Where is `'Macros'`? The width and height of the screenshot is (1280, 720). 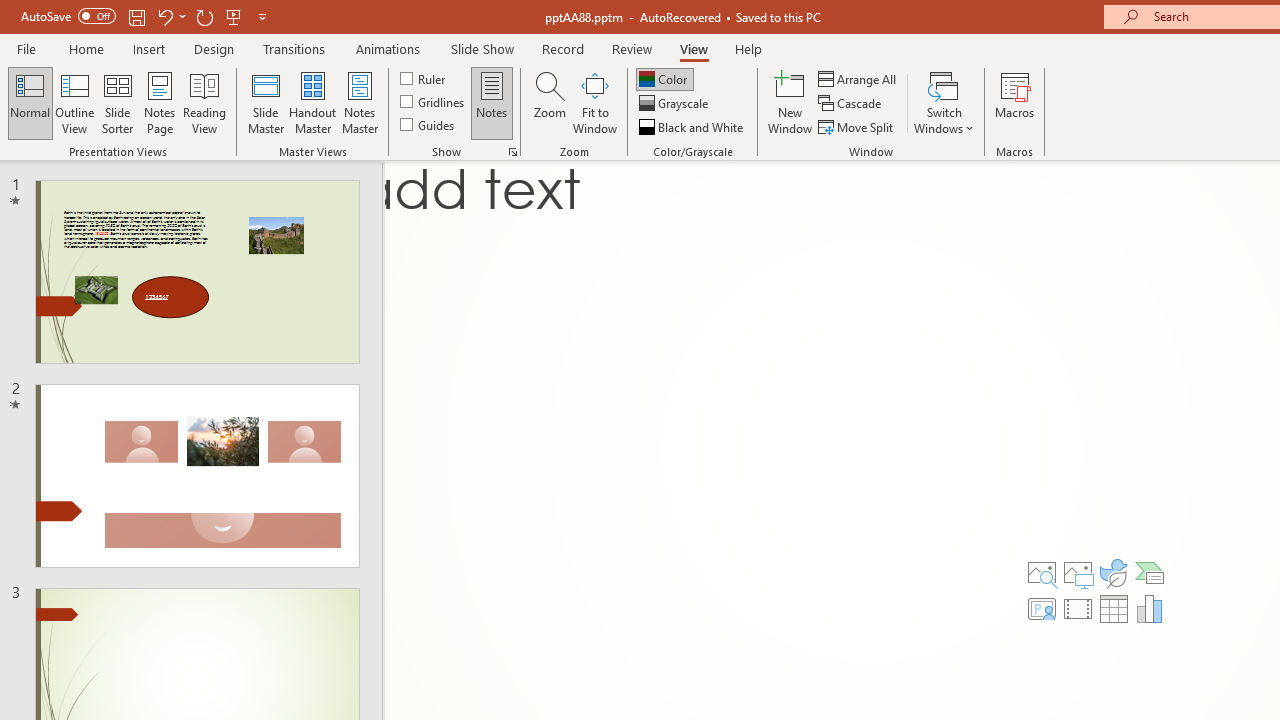
'Macros' is located at coordinates (1015, 103).